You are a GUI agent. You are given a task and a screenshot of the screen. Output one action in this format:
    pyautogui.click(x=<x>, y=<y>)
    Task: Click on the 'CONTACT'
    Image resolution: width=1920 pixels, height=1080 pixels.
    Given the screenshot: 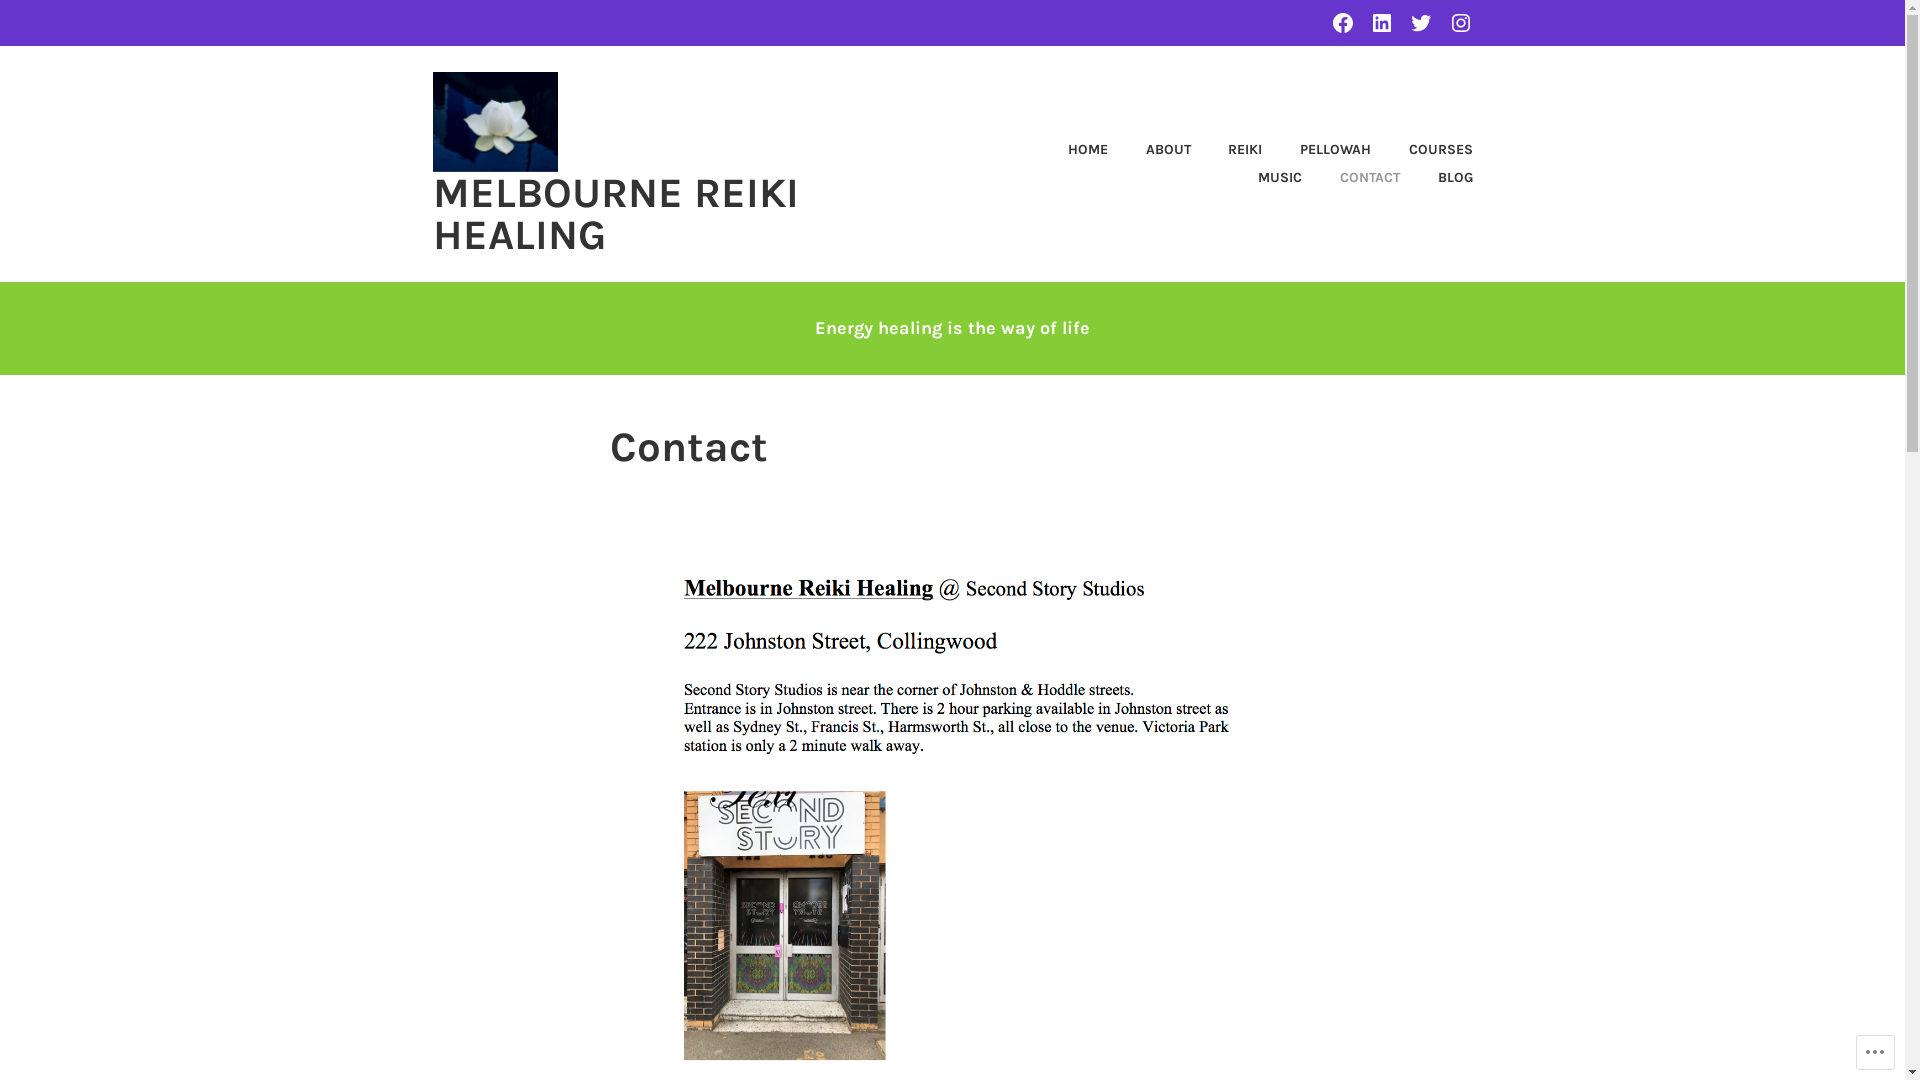 What is the action you would take?
    pyautogui.click(x=1353, y=176)
    